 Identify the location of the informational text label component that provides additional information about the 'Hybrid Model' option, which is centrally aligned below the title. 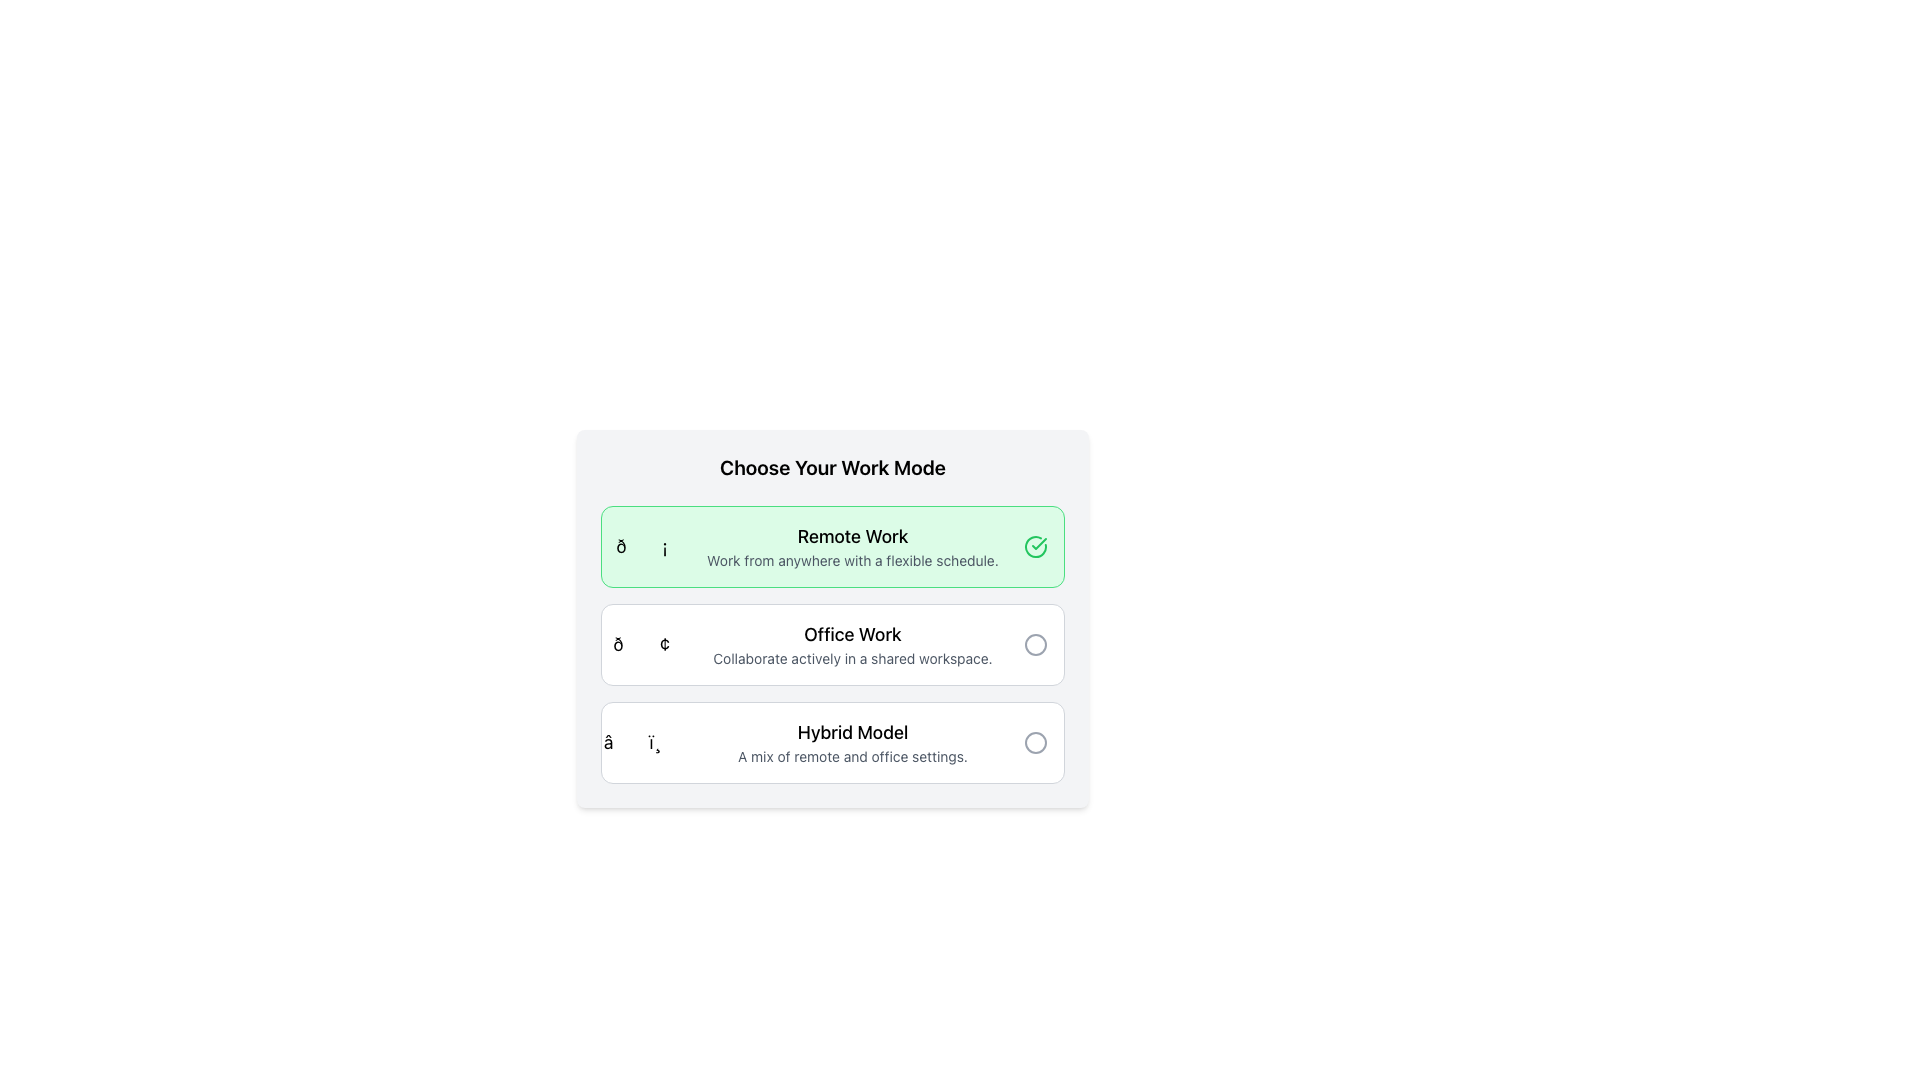
(853, 756).